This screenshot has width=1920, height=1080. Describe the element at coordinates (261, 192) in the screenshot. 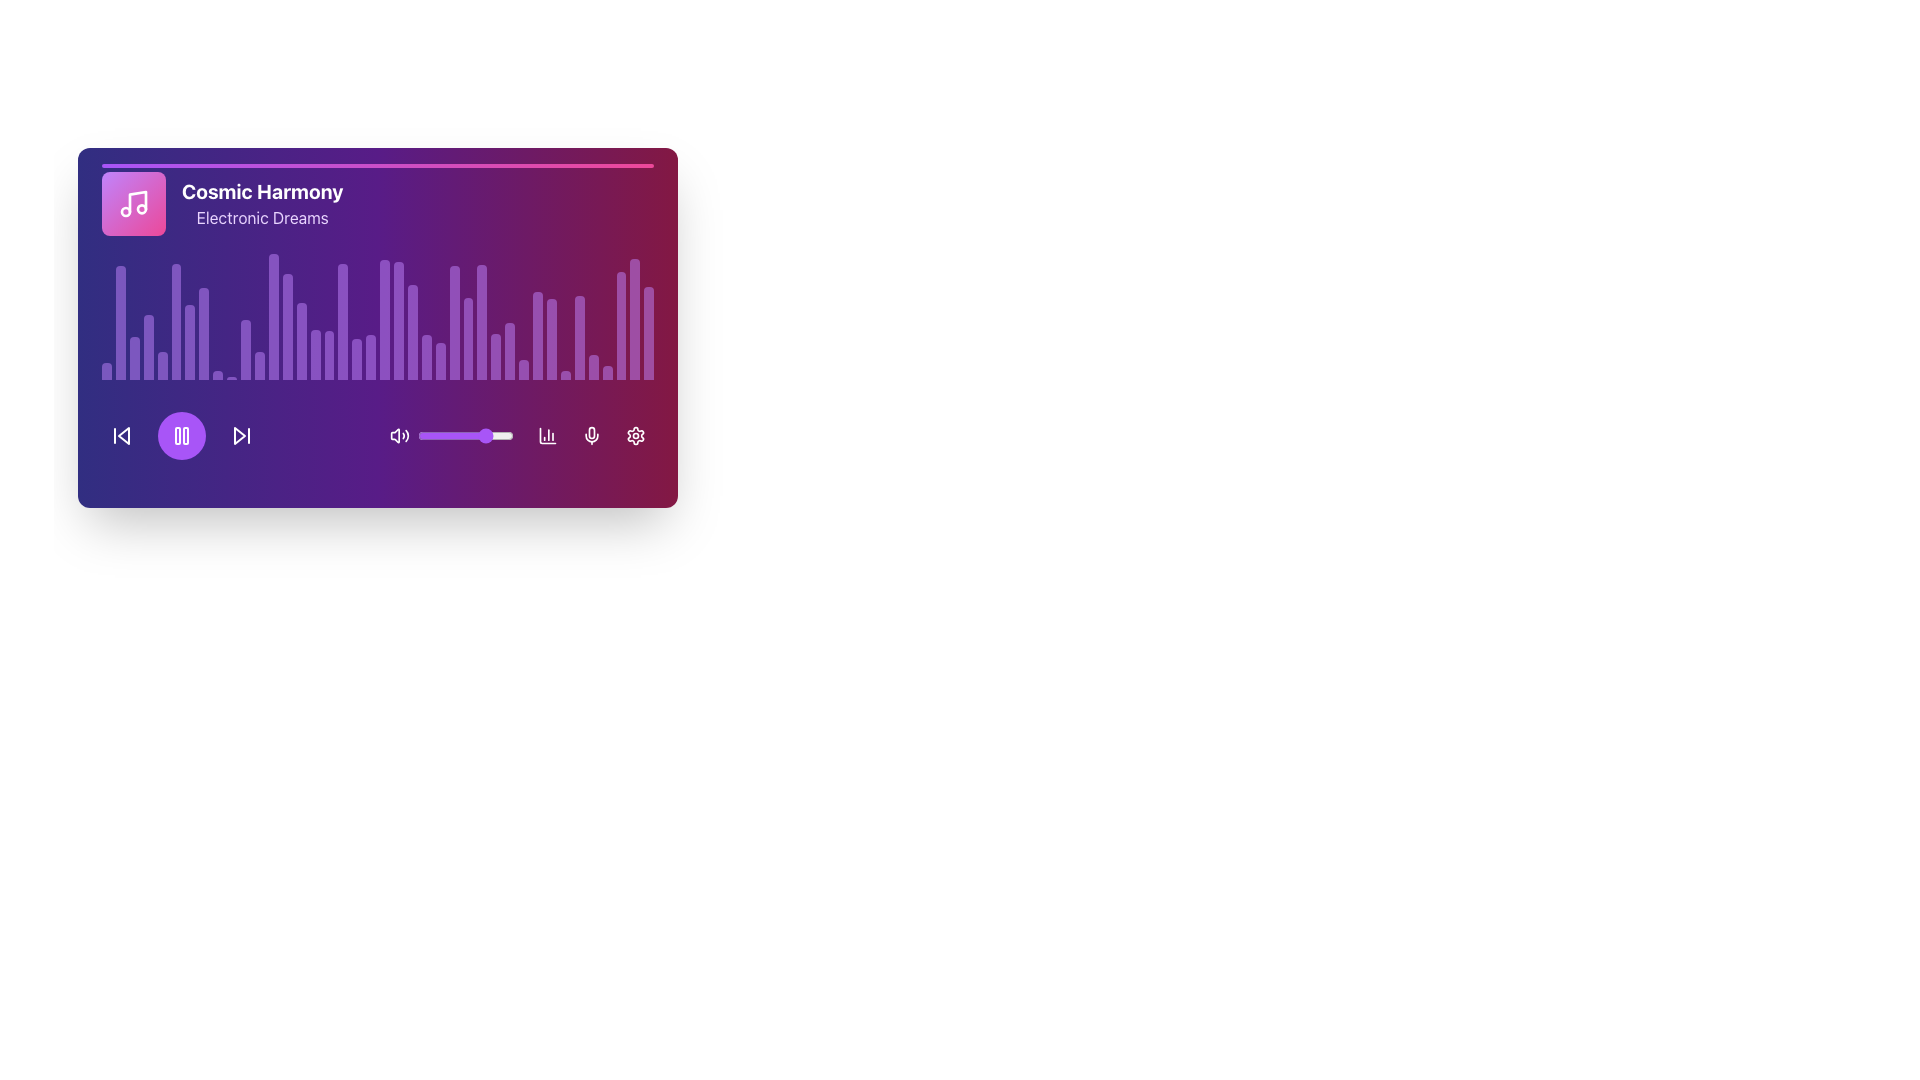

I see `the static text label that serves as the title of the music track displayed in the panel, located above the text 'Electronic Dreams' in the top-left portion of the panel` at that location.